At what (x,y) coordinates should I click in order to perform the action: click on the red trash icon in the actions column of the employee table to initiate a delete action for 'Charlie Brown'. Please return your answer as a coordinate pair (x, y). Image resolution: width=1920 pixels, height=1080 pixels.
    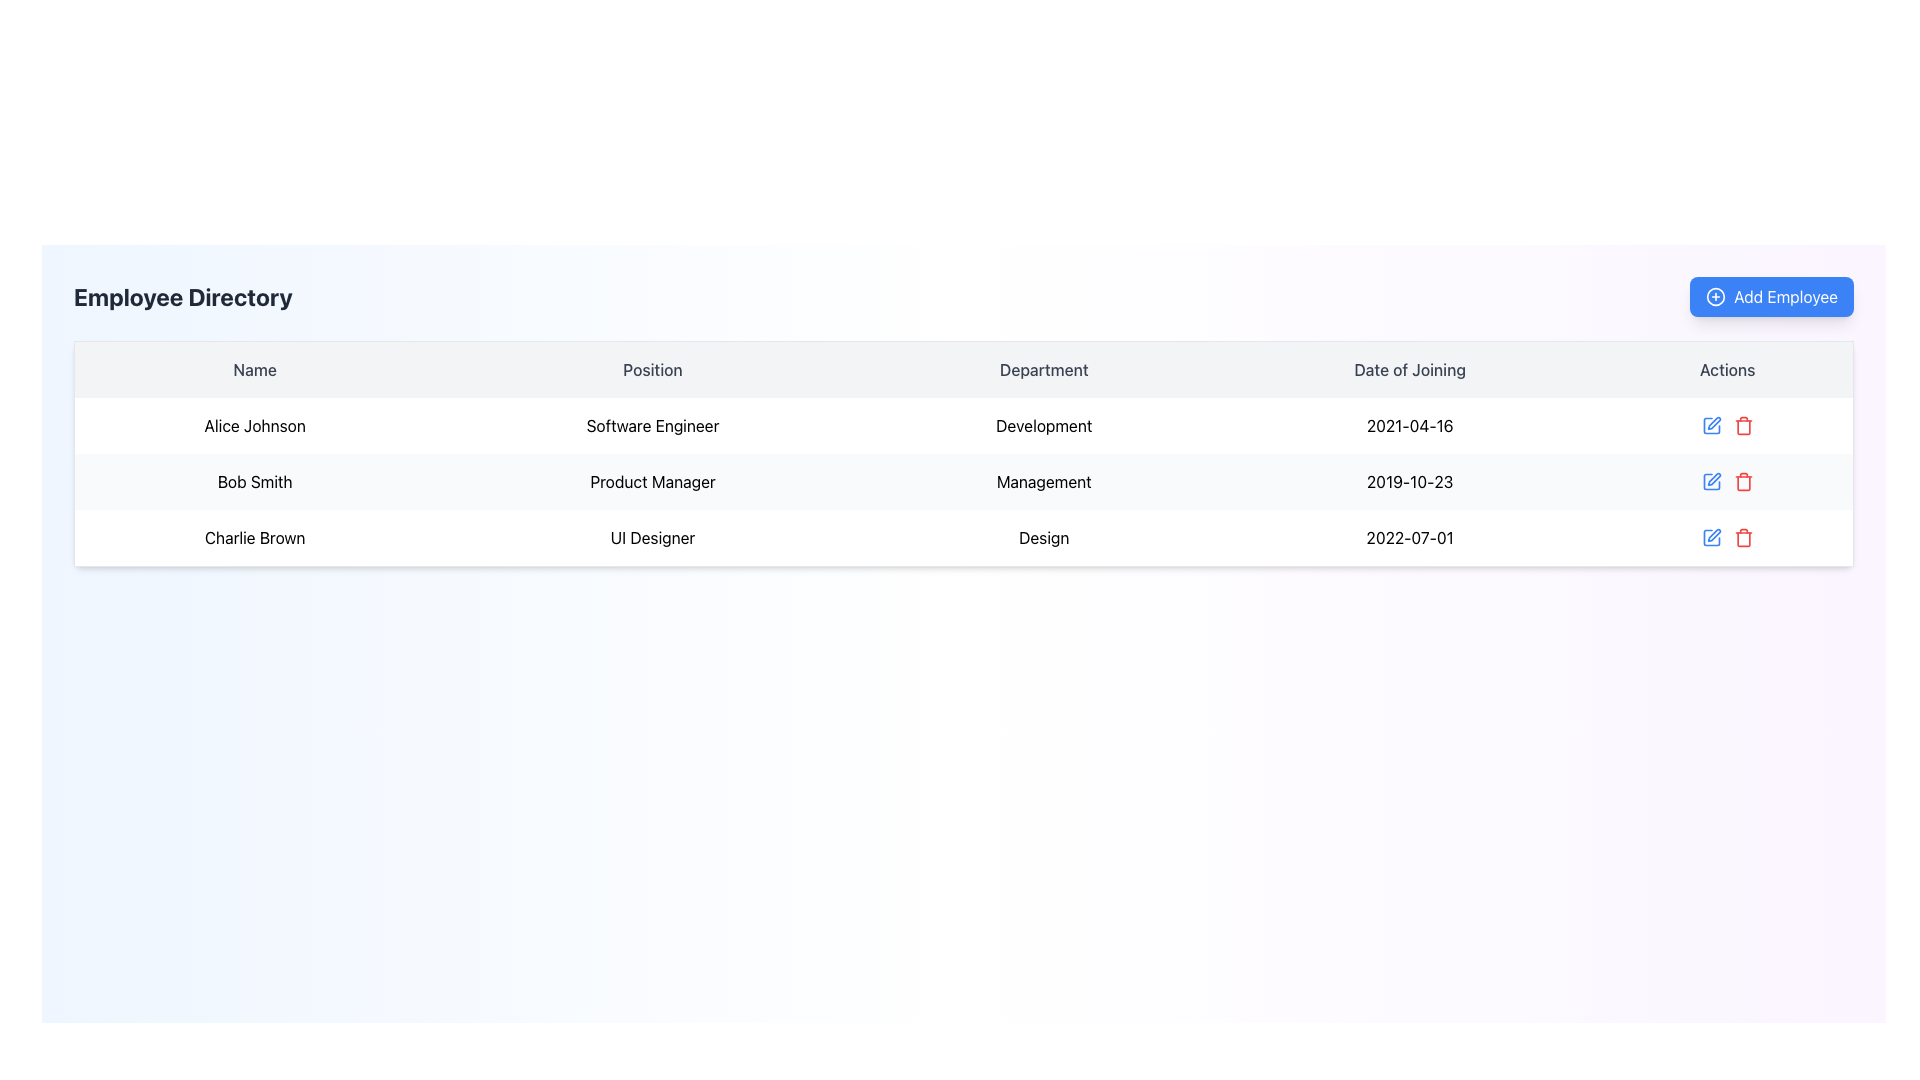
    Looking at the image, I should click on (1727, 537).